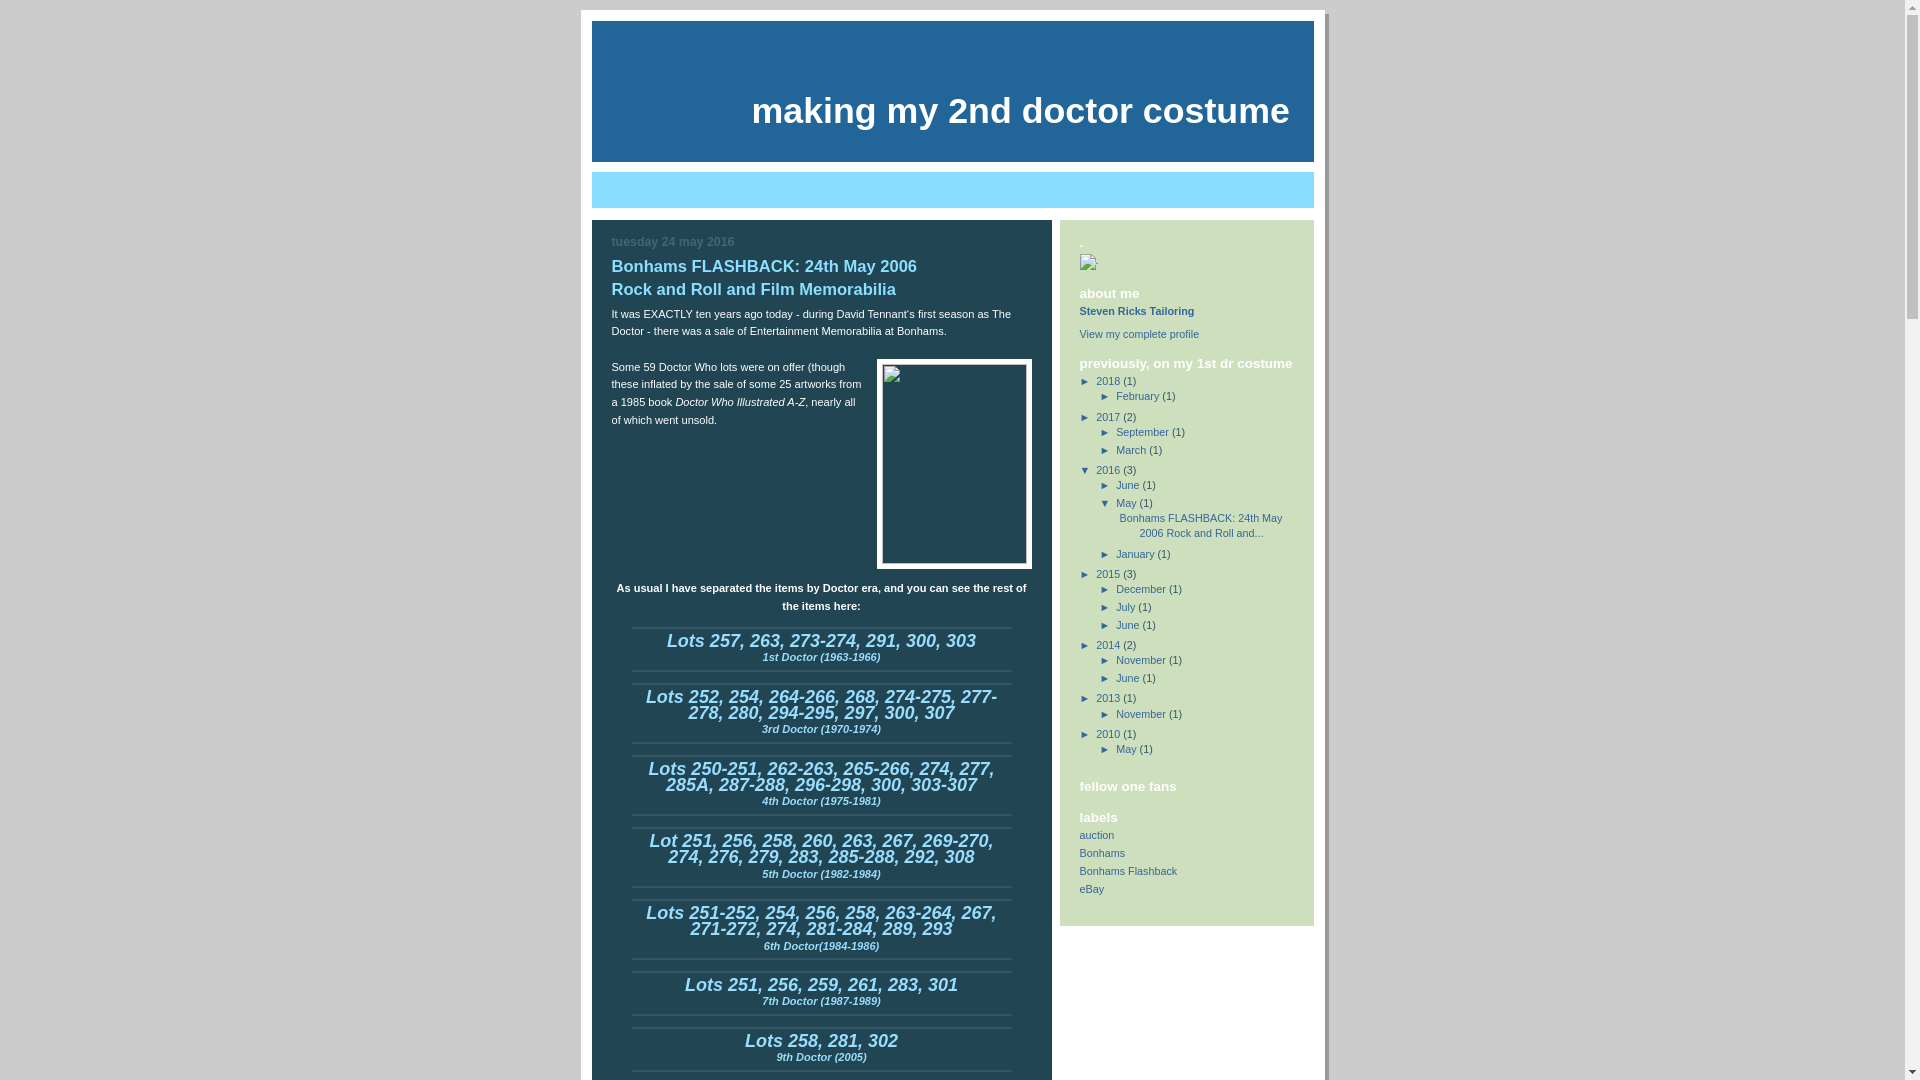 The width and height of the screenshot is (1920, 1080). What do you see at coordinates (821, 1048) in the screenshot?
I see `'Lots 258, 281, 302` at bounding box center [821, 1048].